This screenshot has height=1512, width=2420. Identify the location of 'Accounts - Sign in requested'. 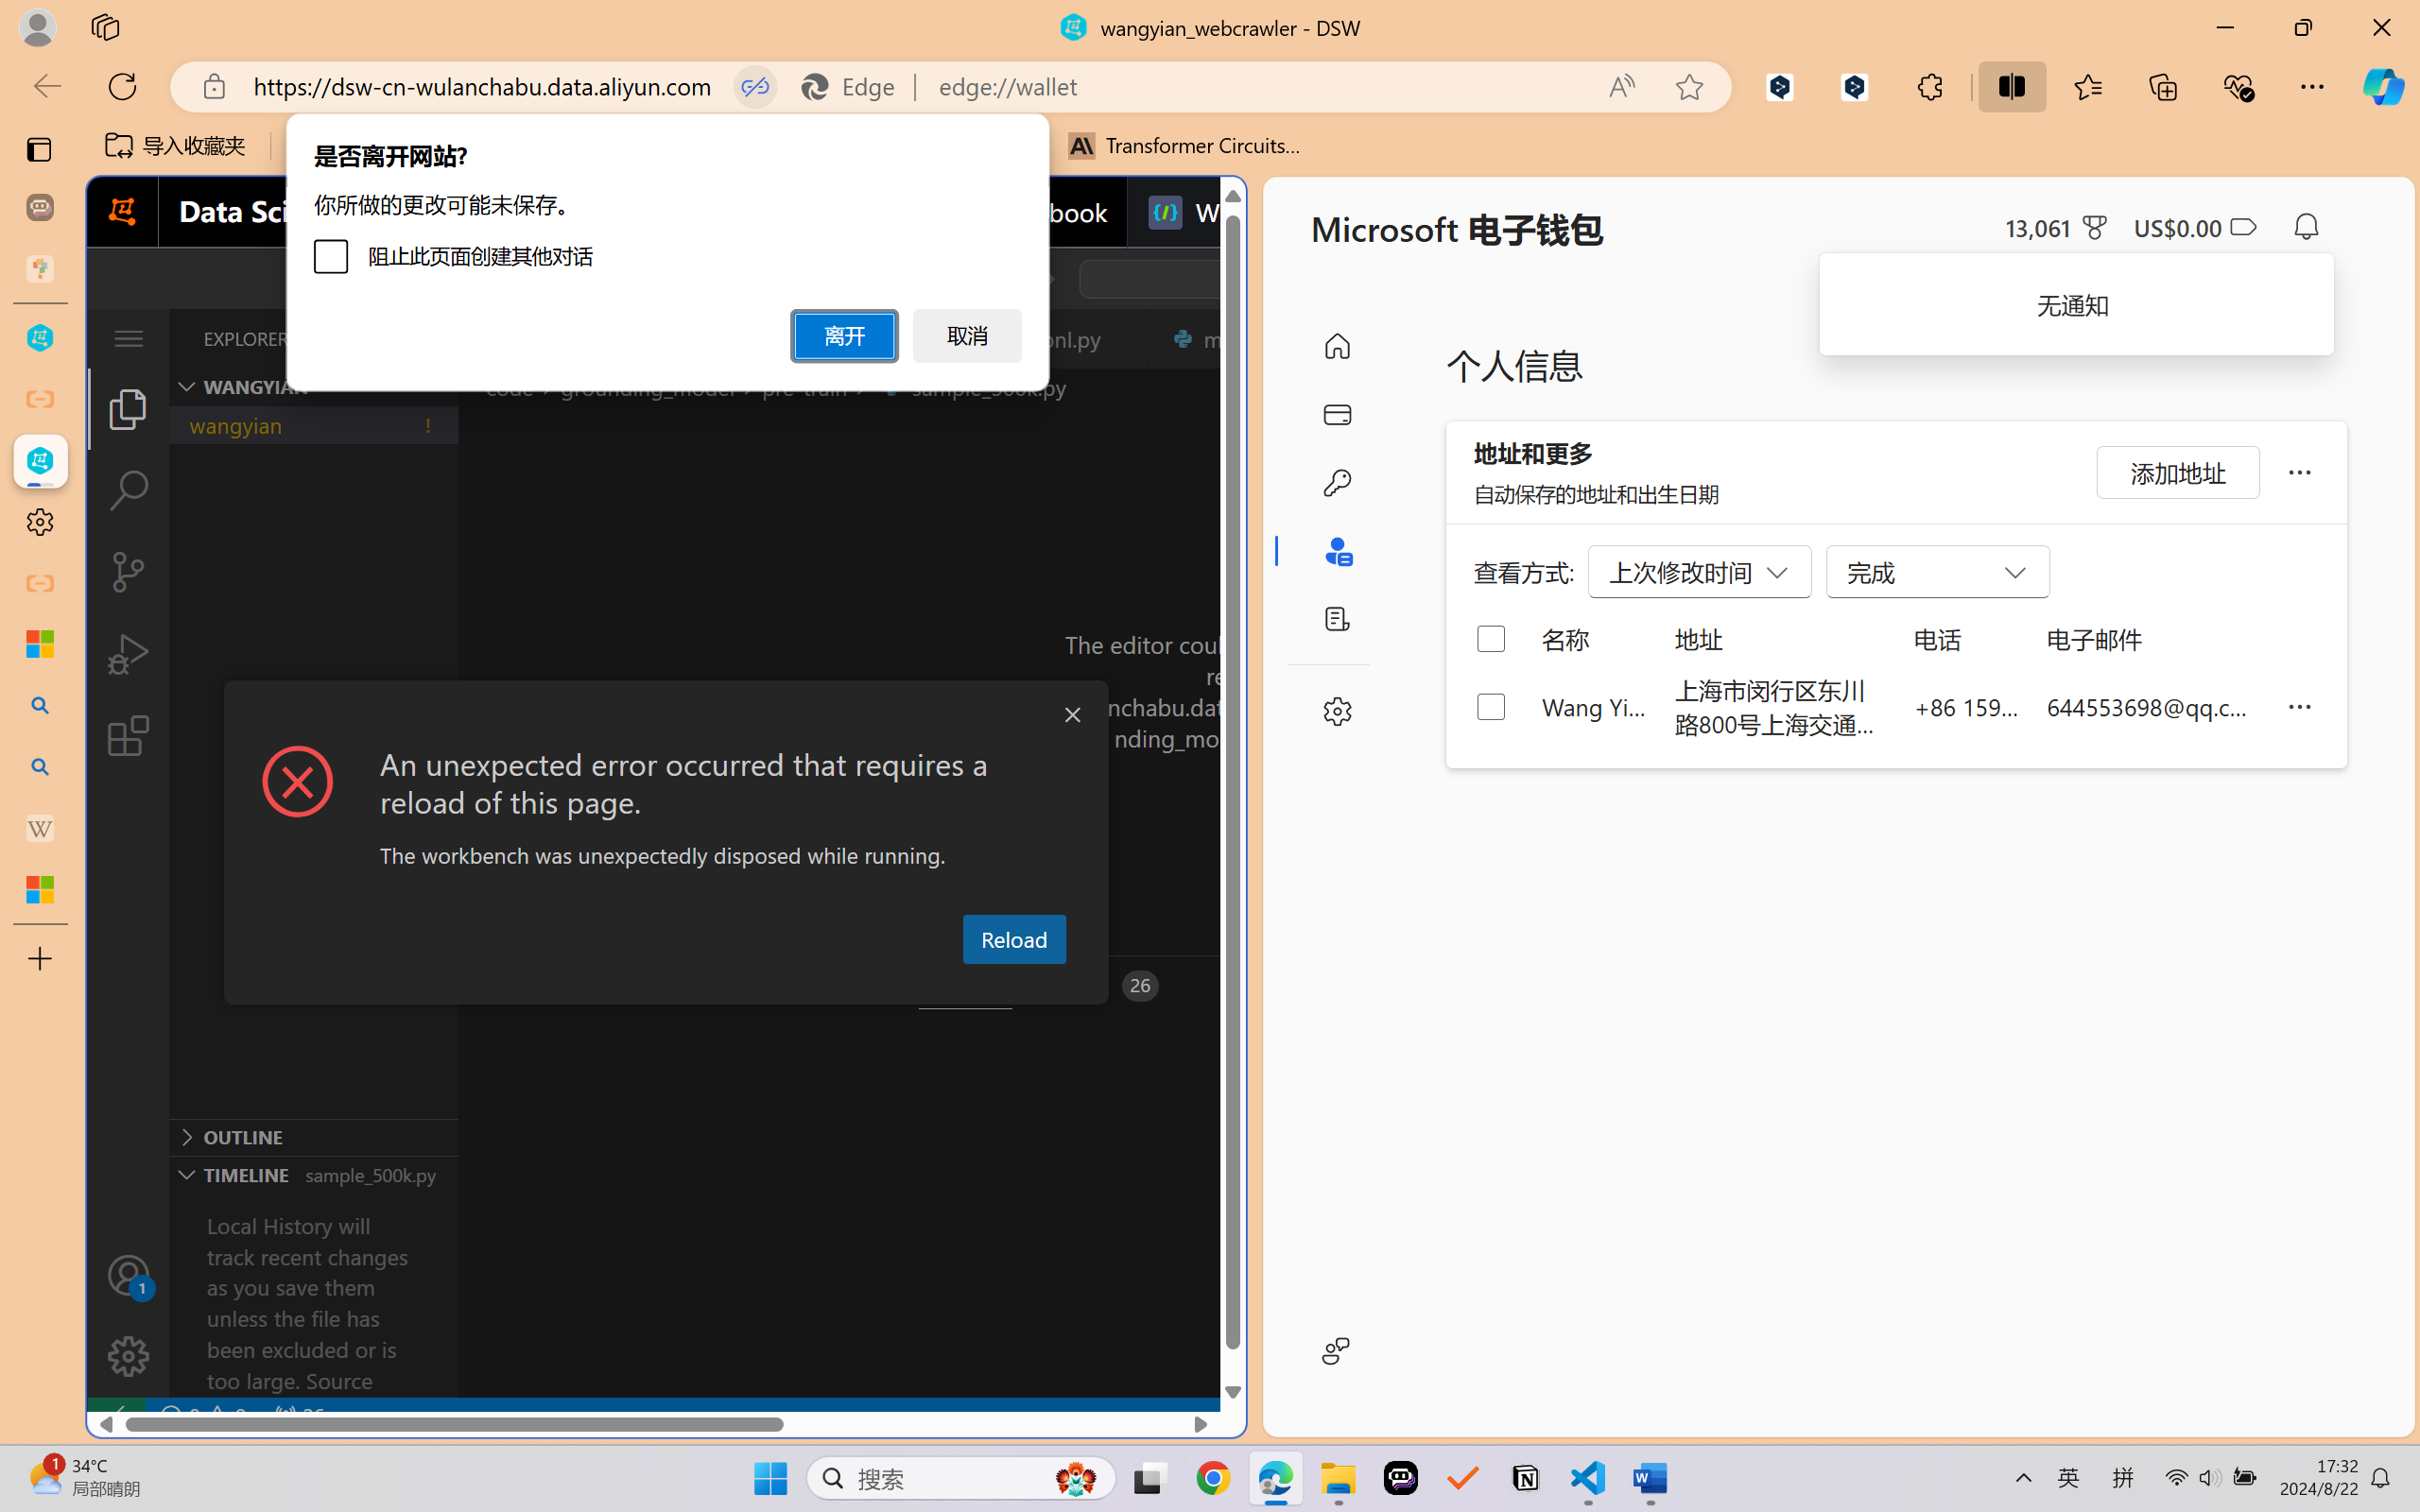
(127, 1274).